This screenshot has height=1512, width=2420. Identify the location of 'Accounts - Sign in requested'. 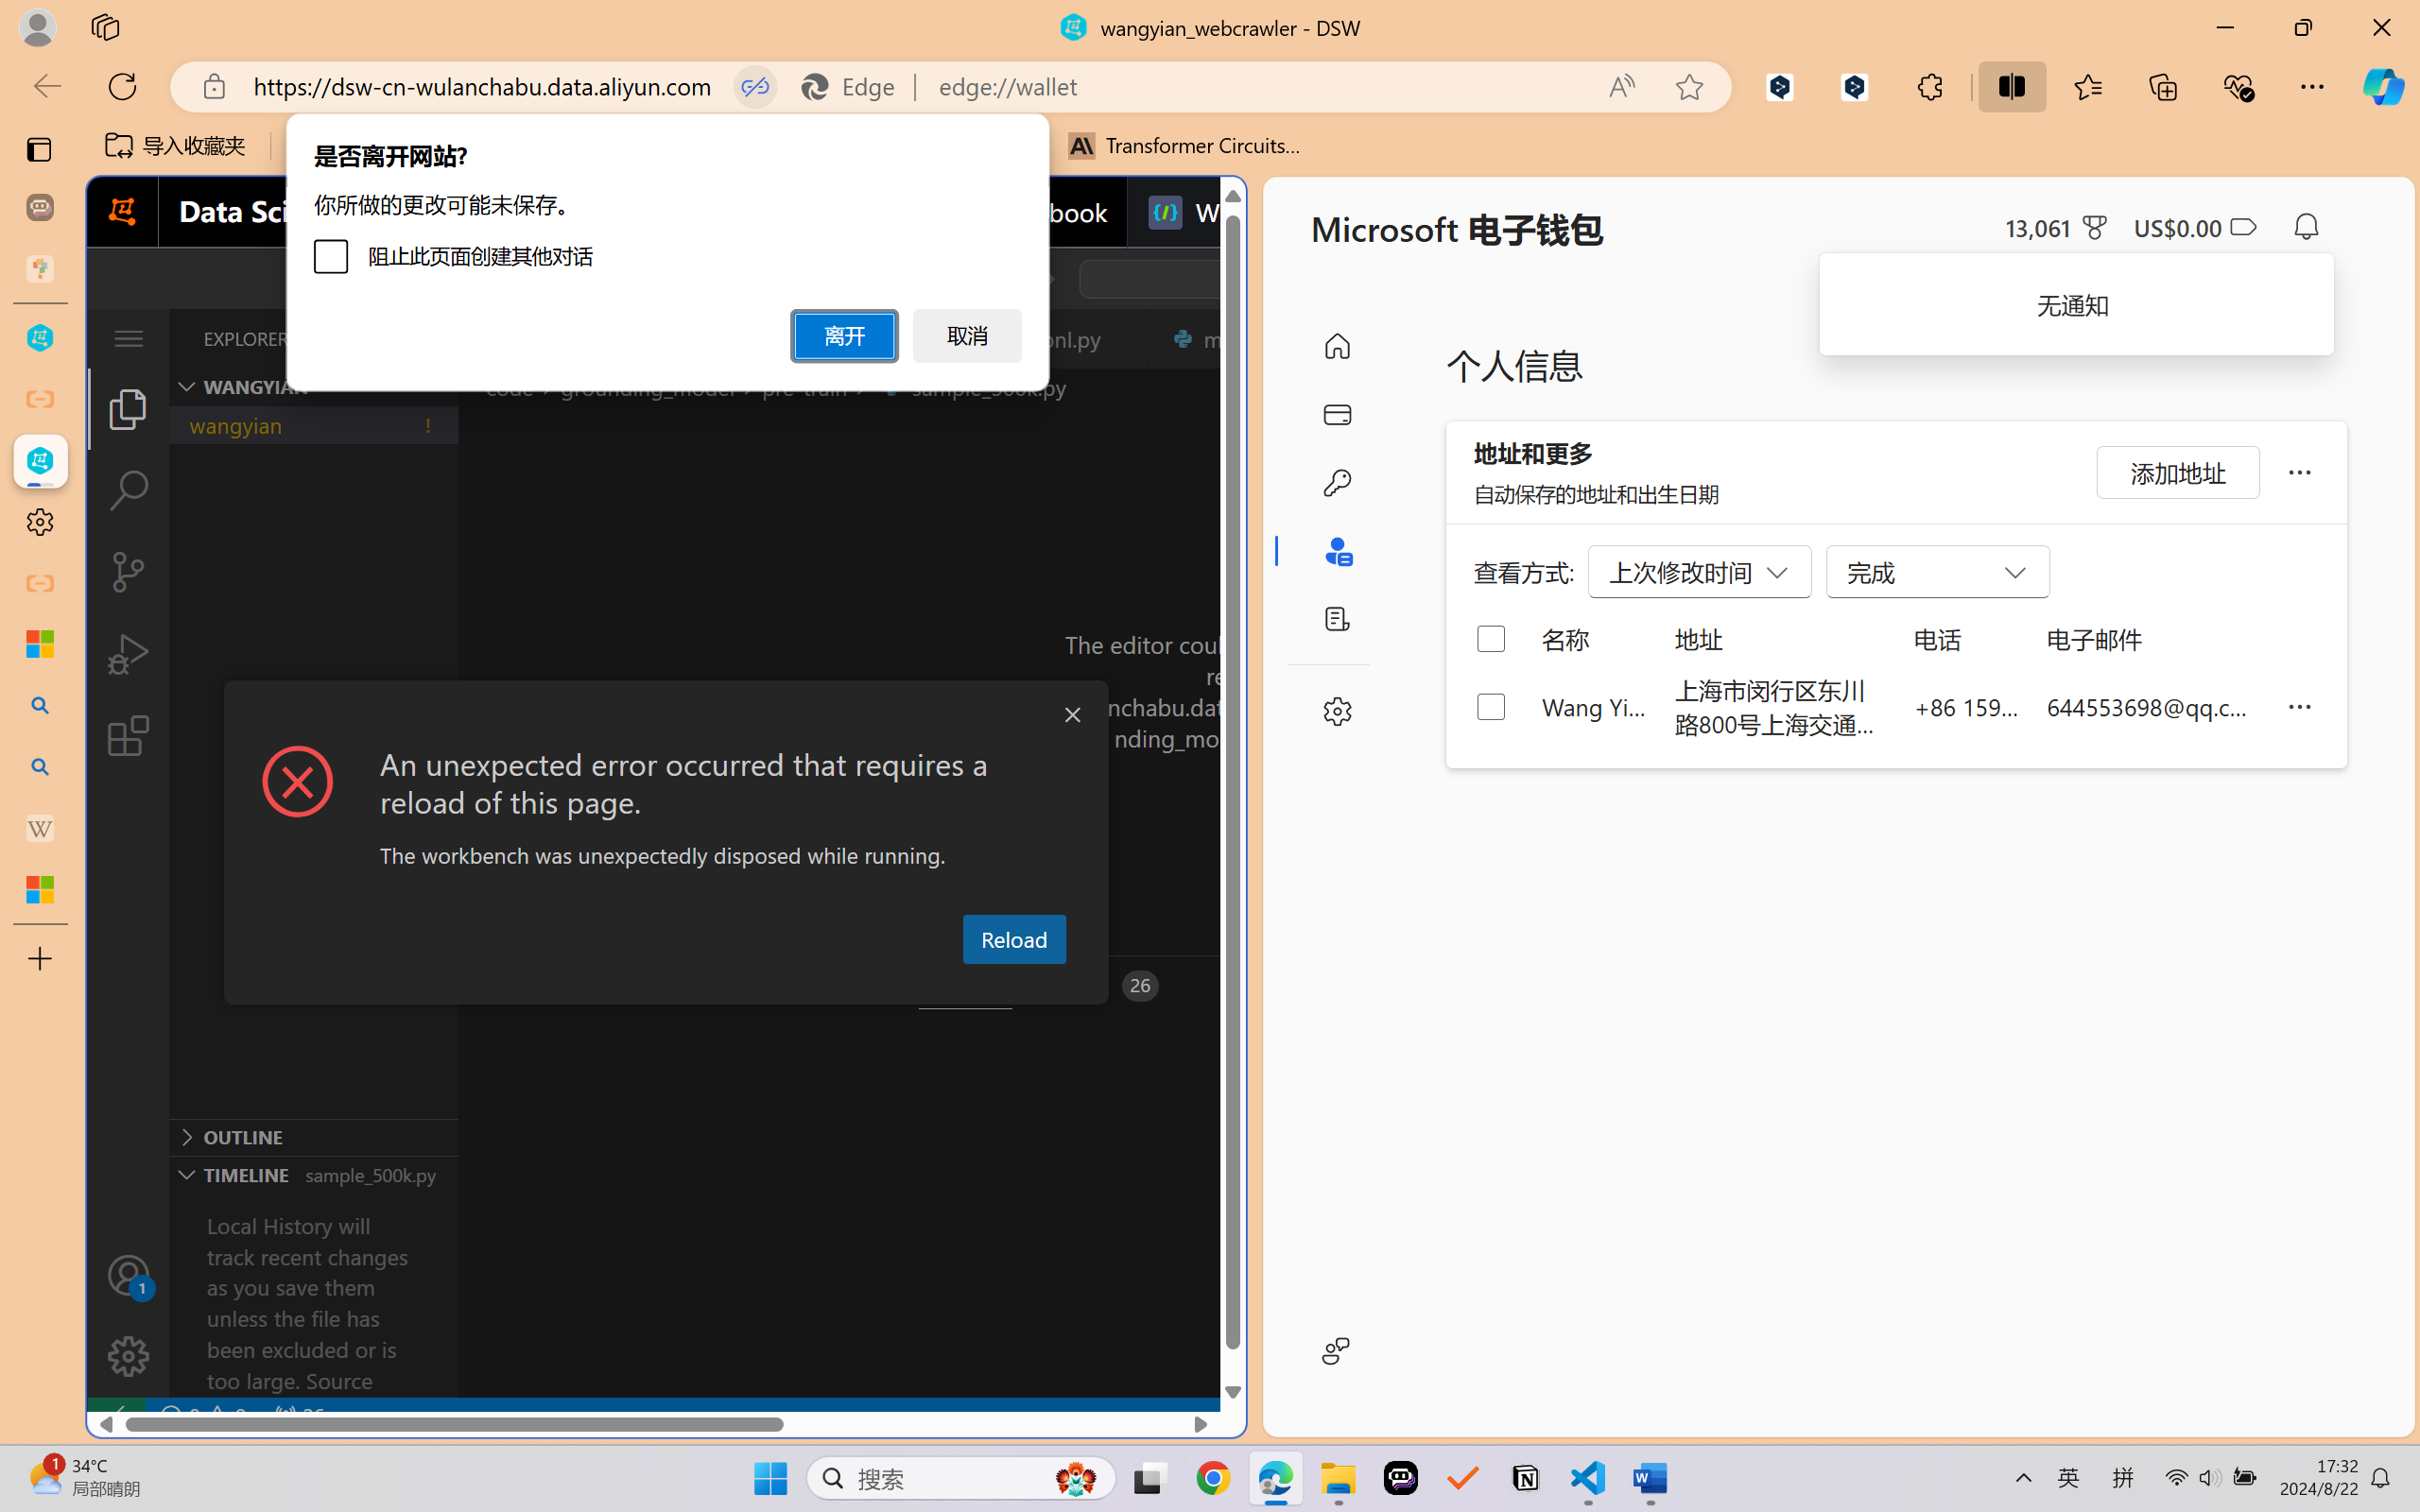
(127, 1274).